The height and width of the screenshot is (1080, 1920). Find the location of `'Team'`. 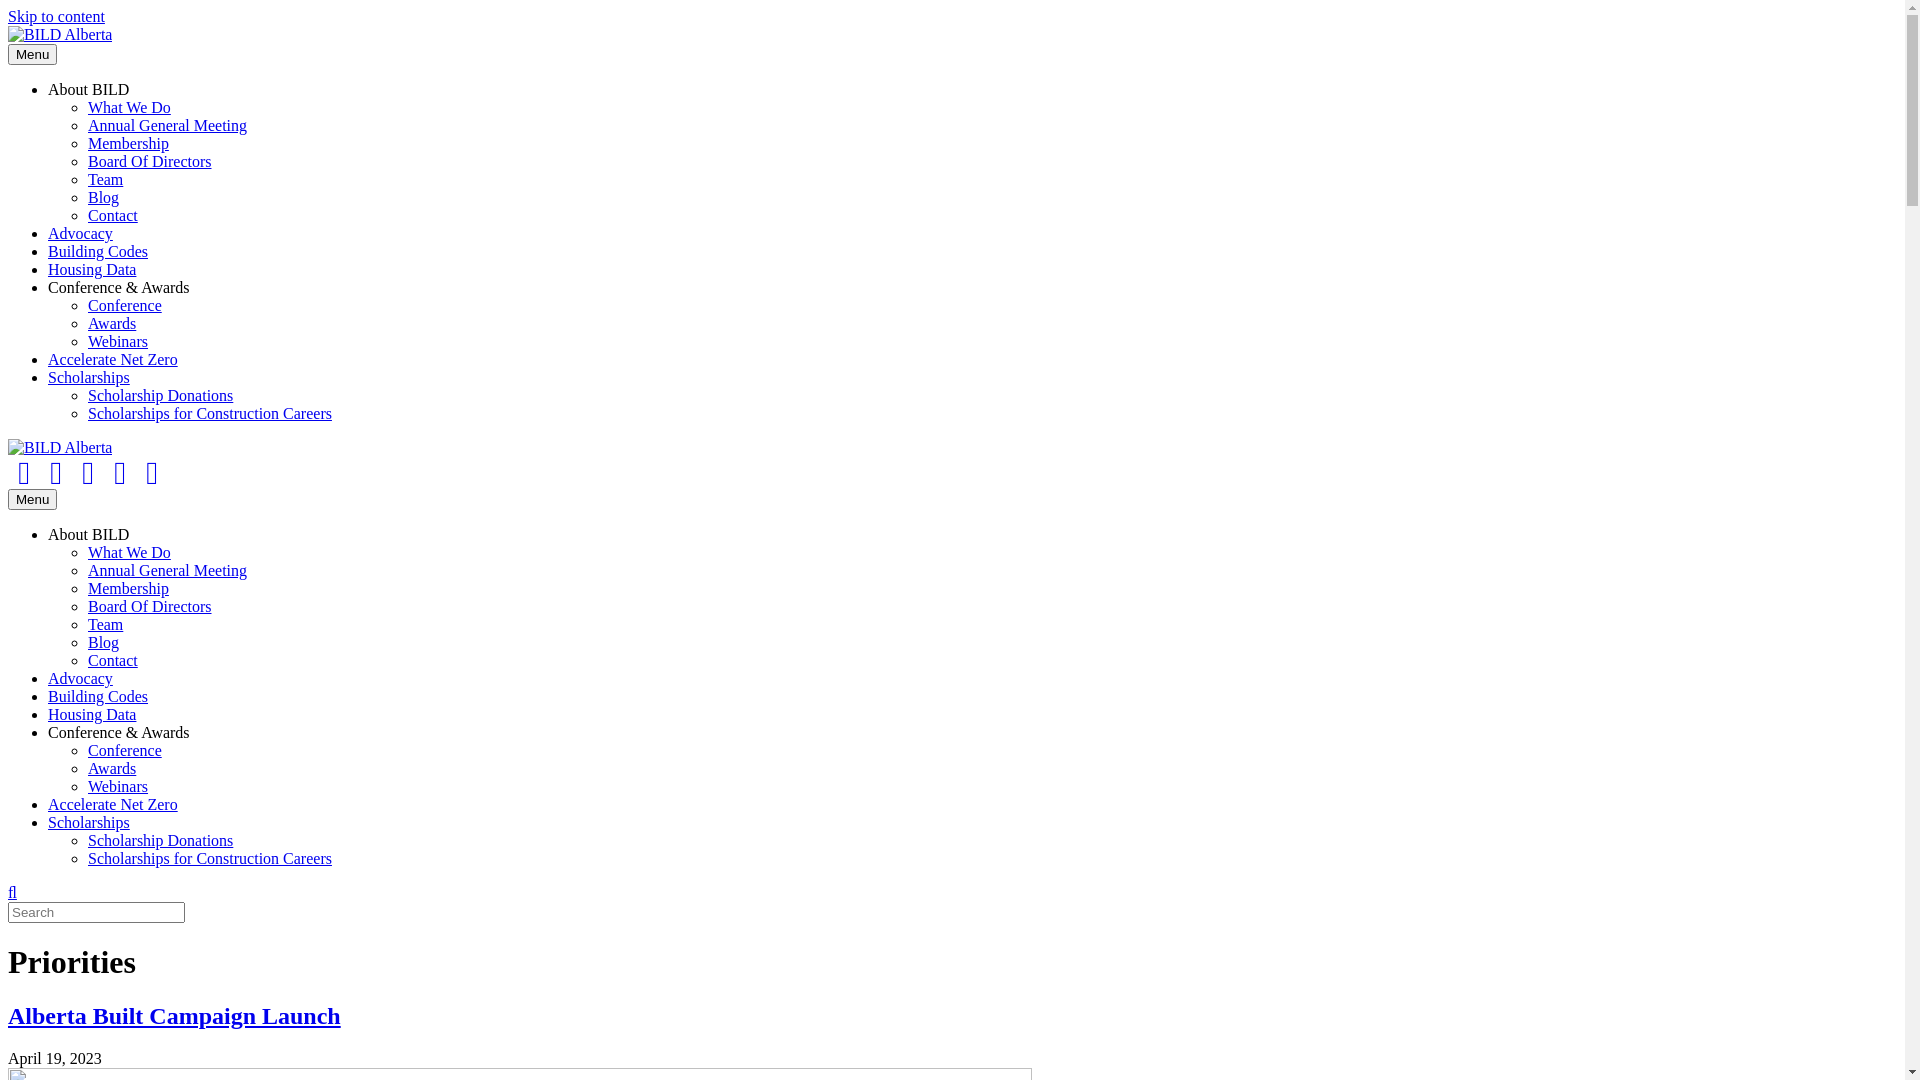

'Team' is located at coordinates (86, 178).